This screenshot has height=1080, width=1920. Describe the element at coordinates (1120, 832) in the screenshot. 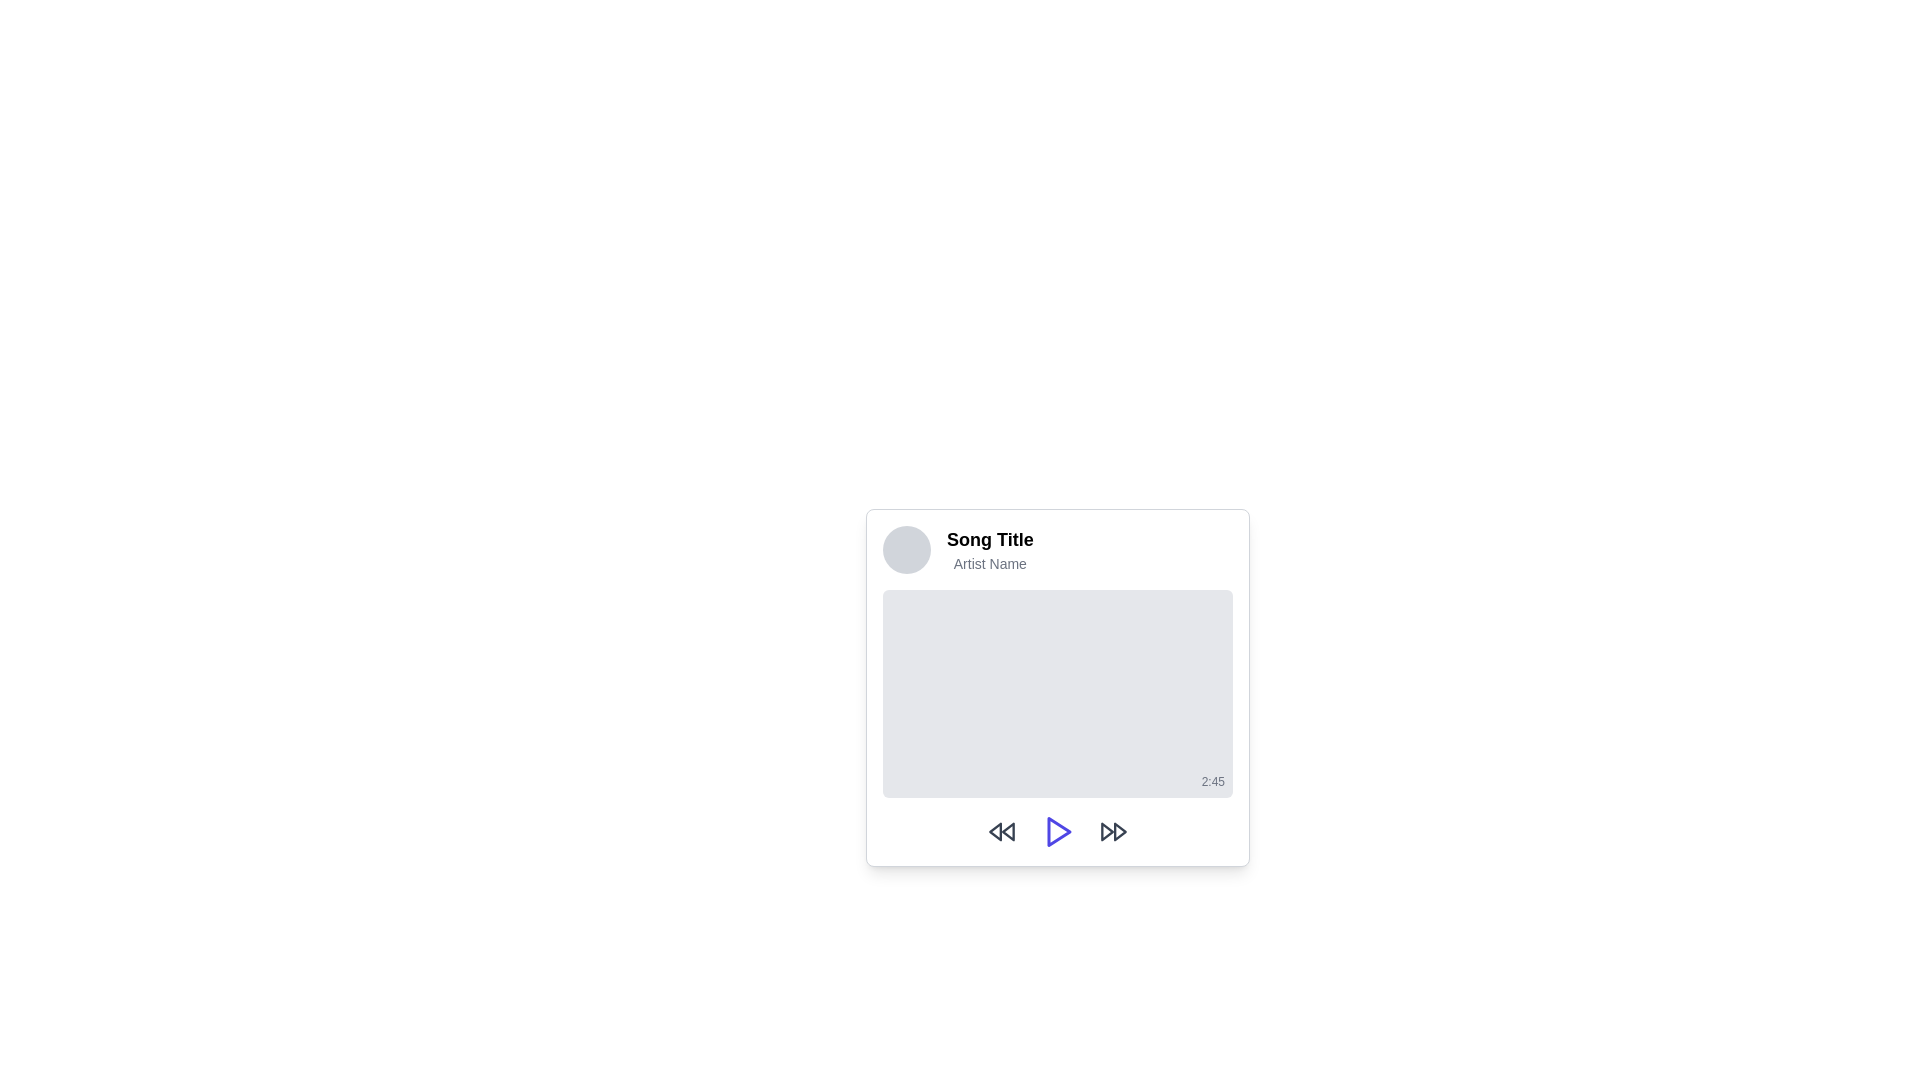

I see `the triangular SVG icon with a solid black outline located at the far right among the media control buttons` at that location.